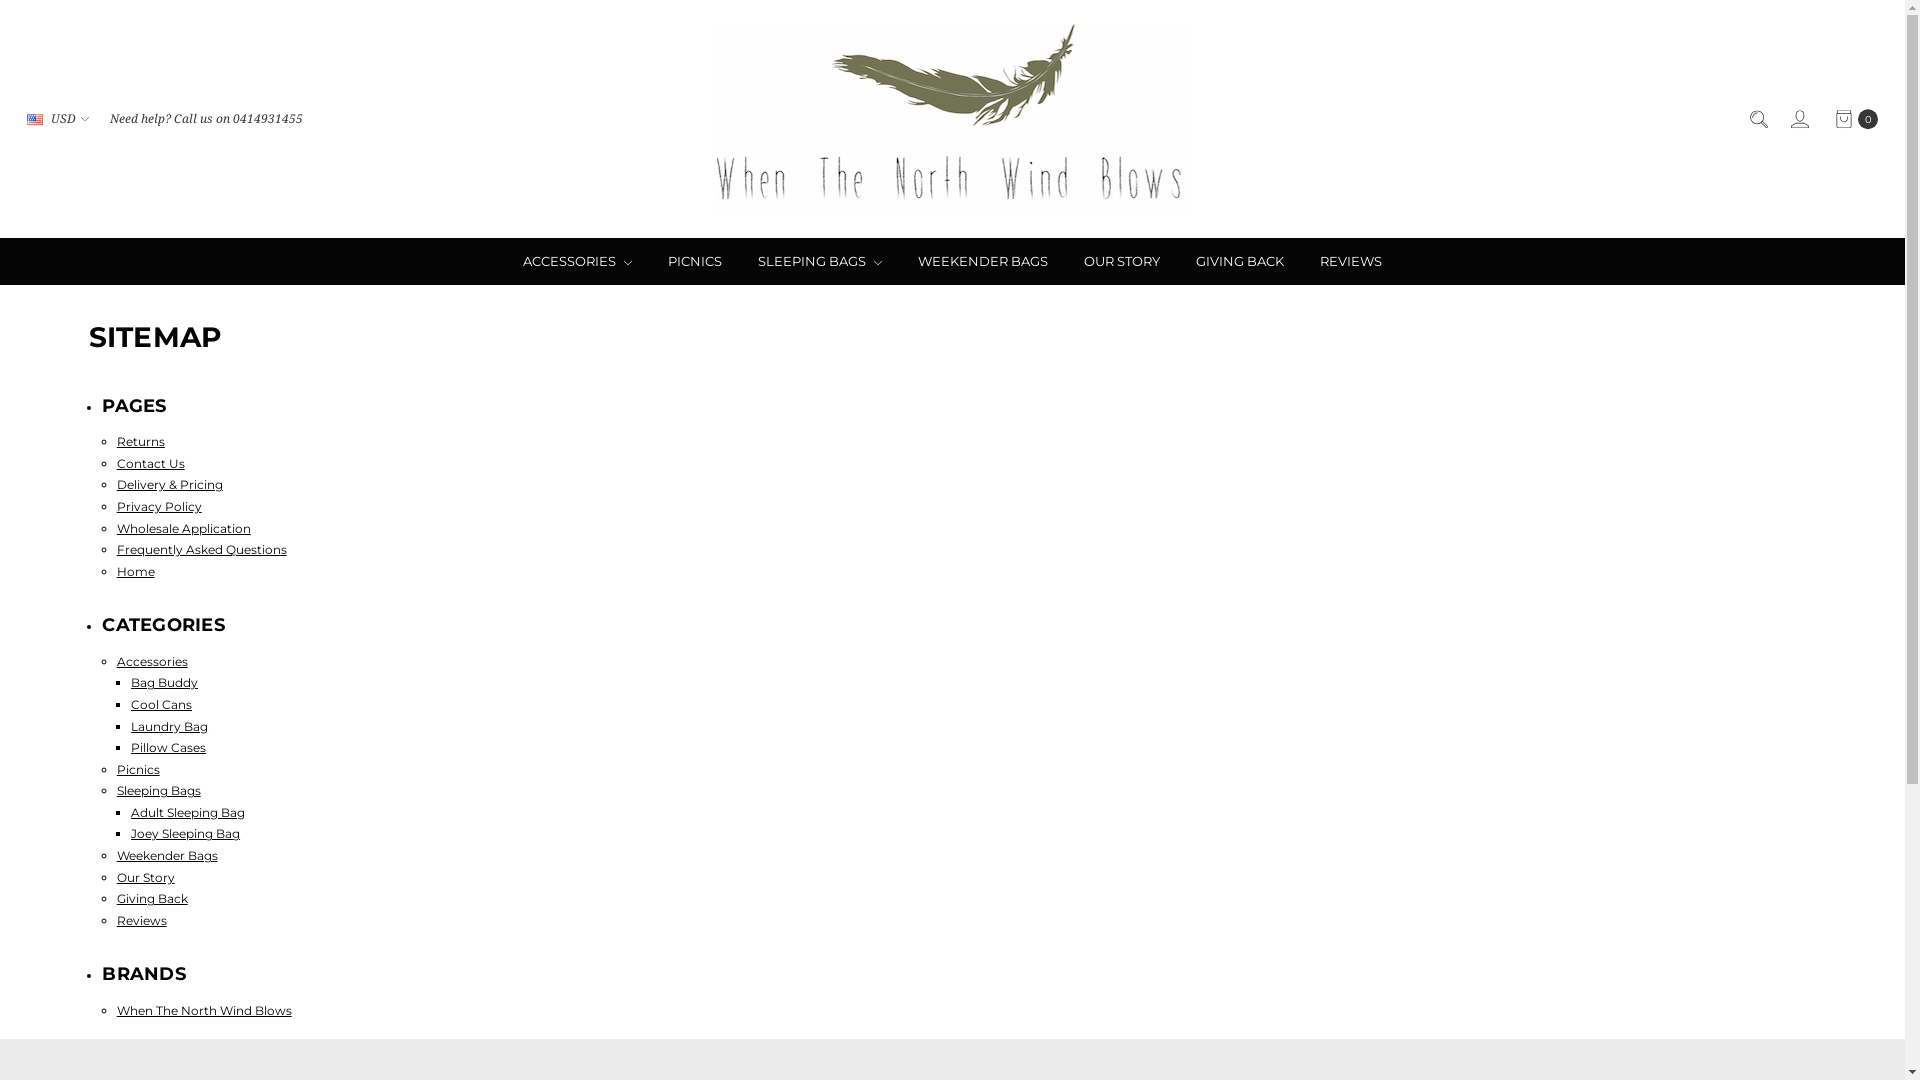 Image resolution: width=1920 pixels, height=1080 pixels. I want to click on 'Wholesale Application', so click(183, 527).